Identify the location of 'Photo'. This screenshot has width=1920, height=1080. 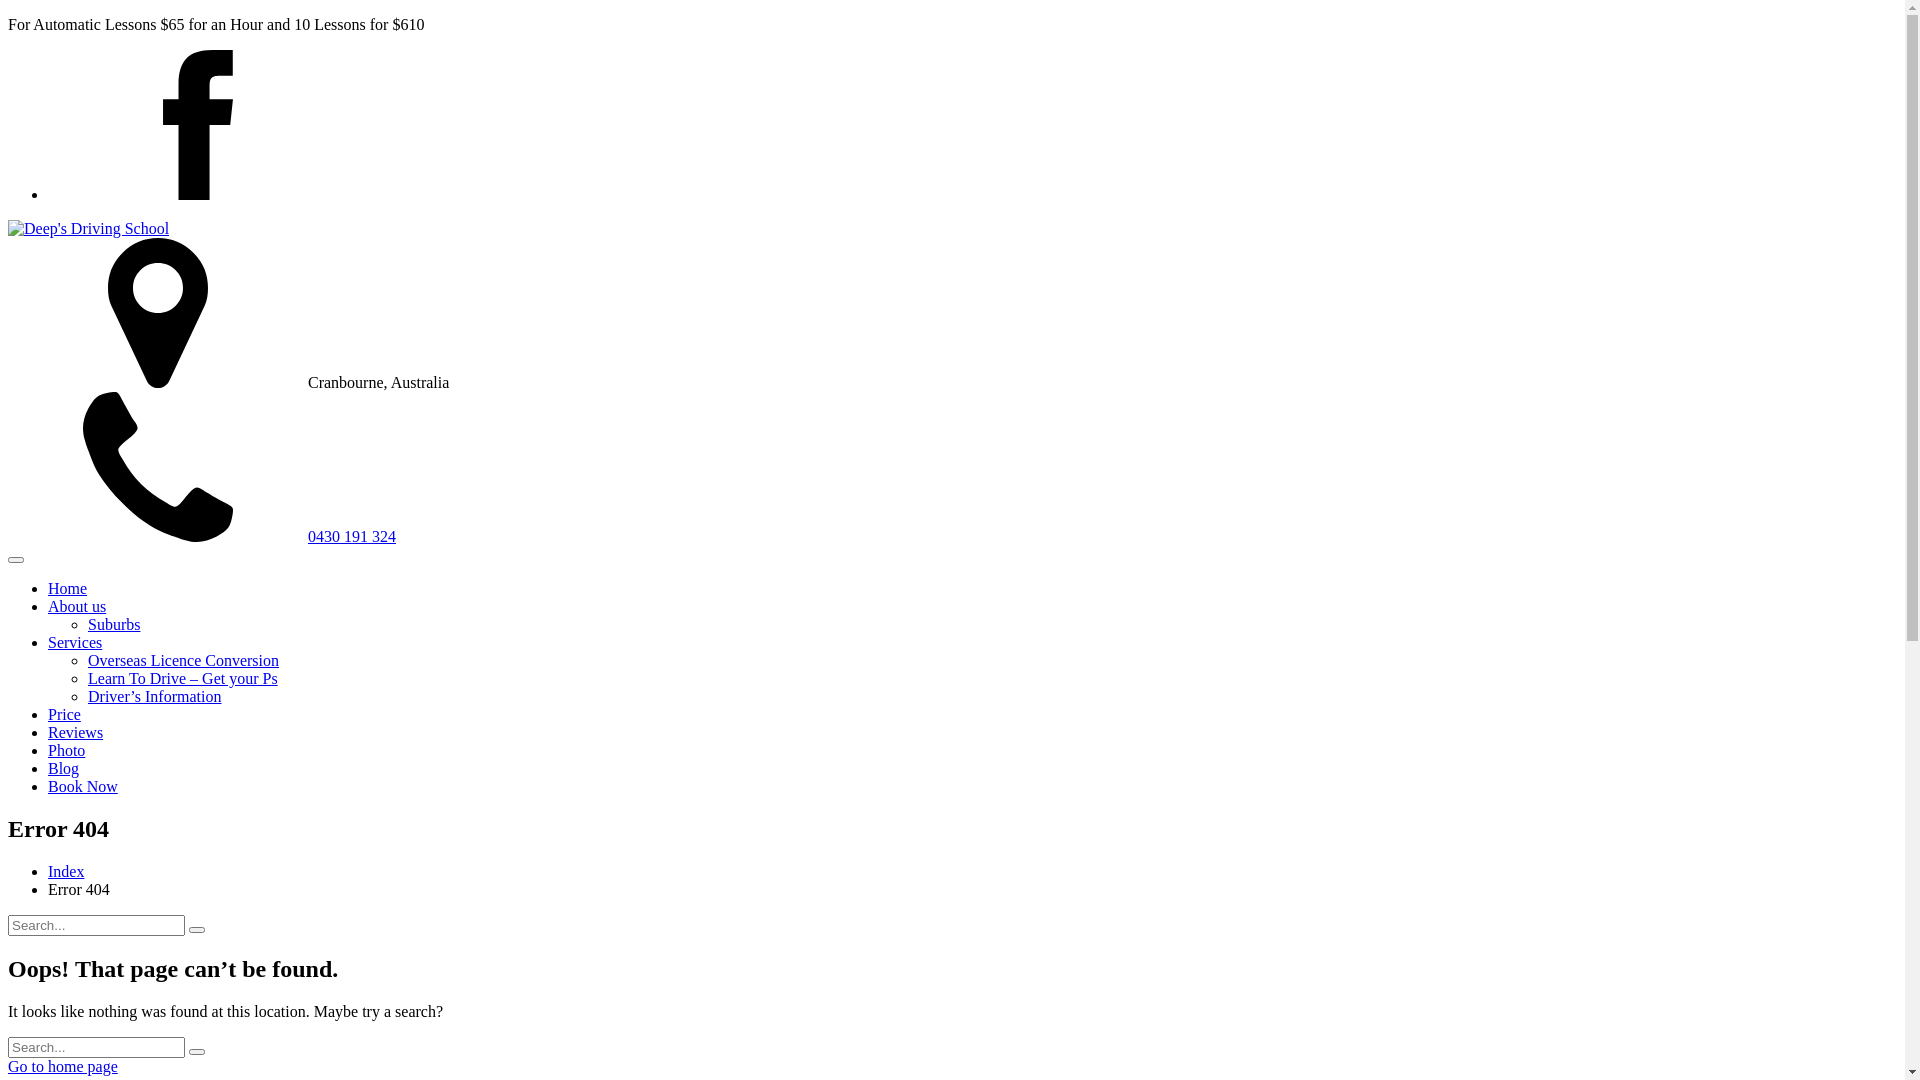
(48, 750).